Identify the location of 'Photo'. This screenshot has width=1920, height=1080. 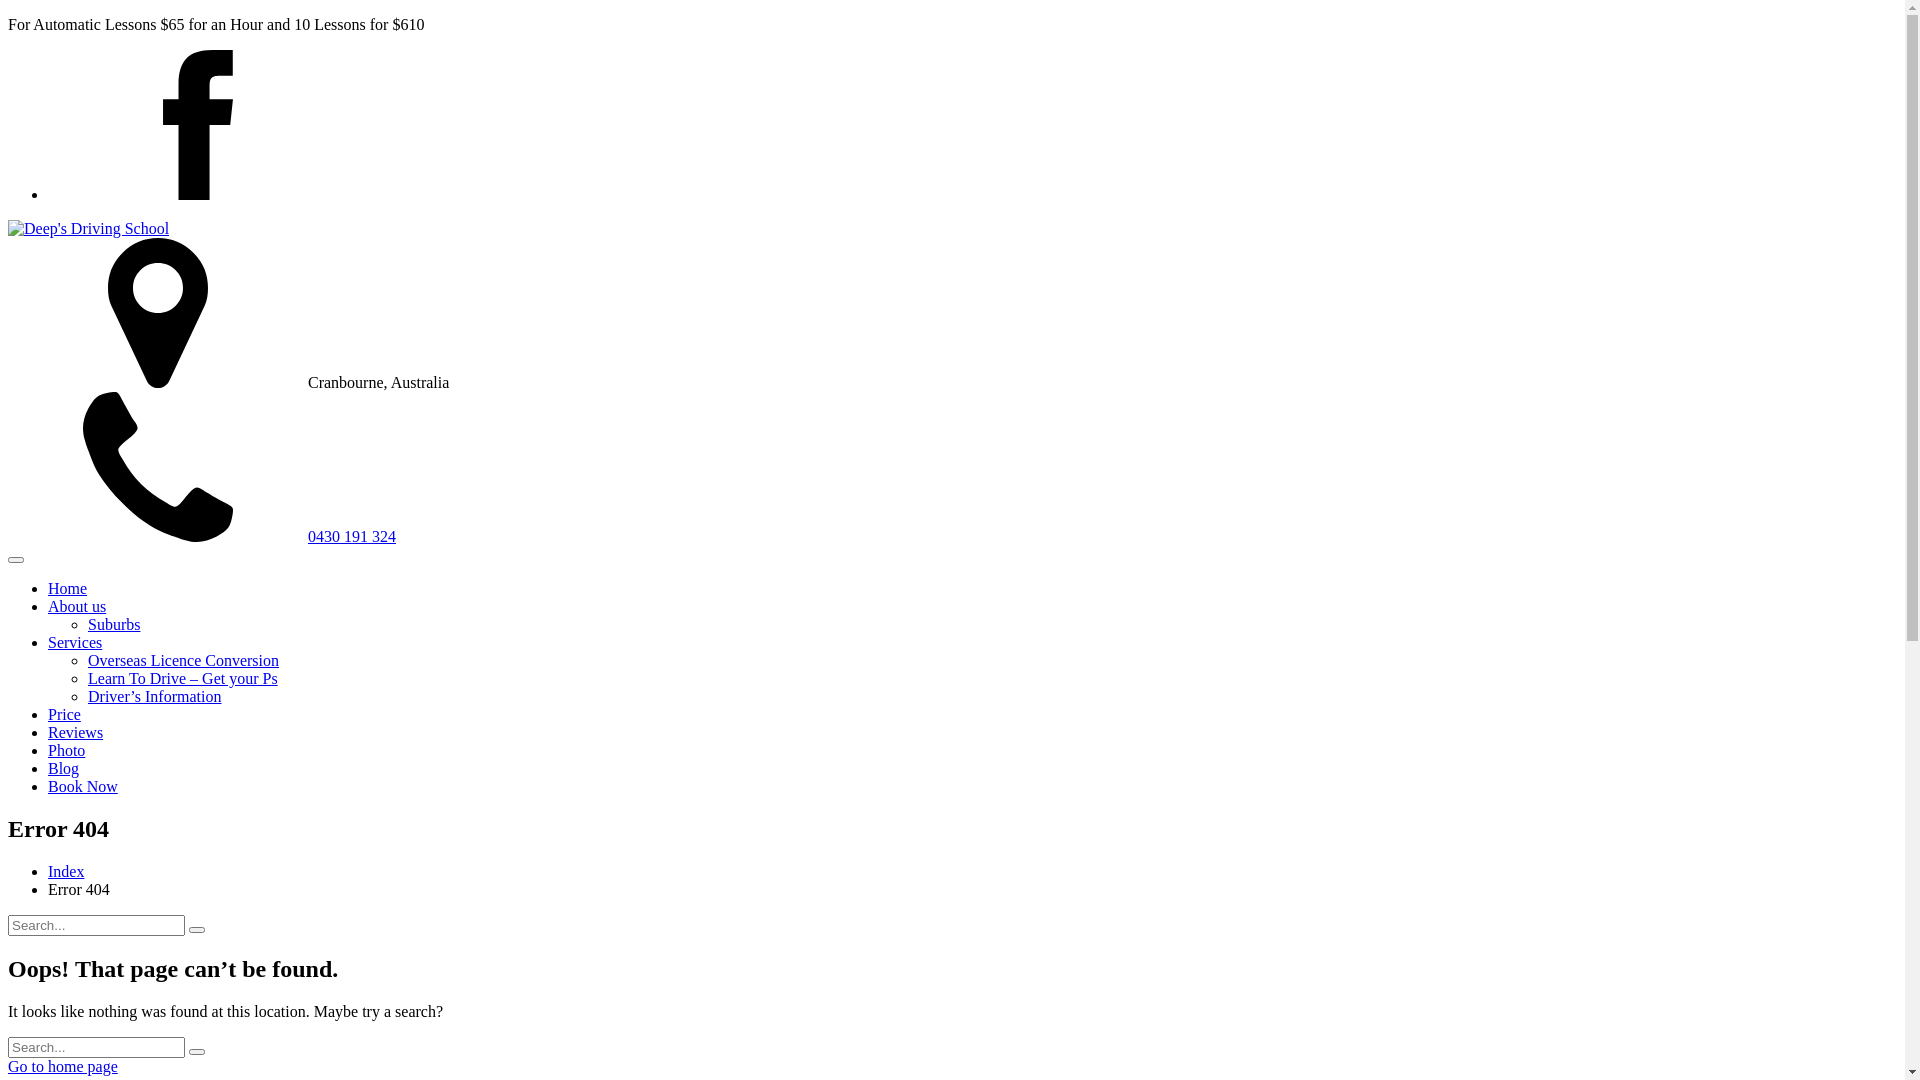
(48, 750).